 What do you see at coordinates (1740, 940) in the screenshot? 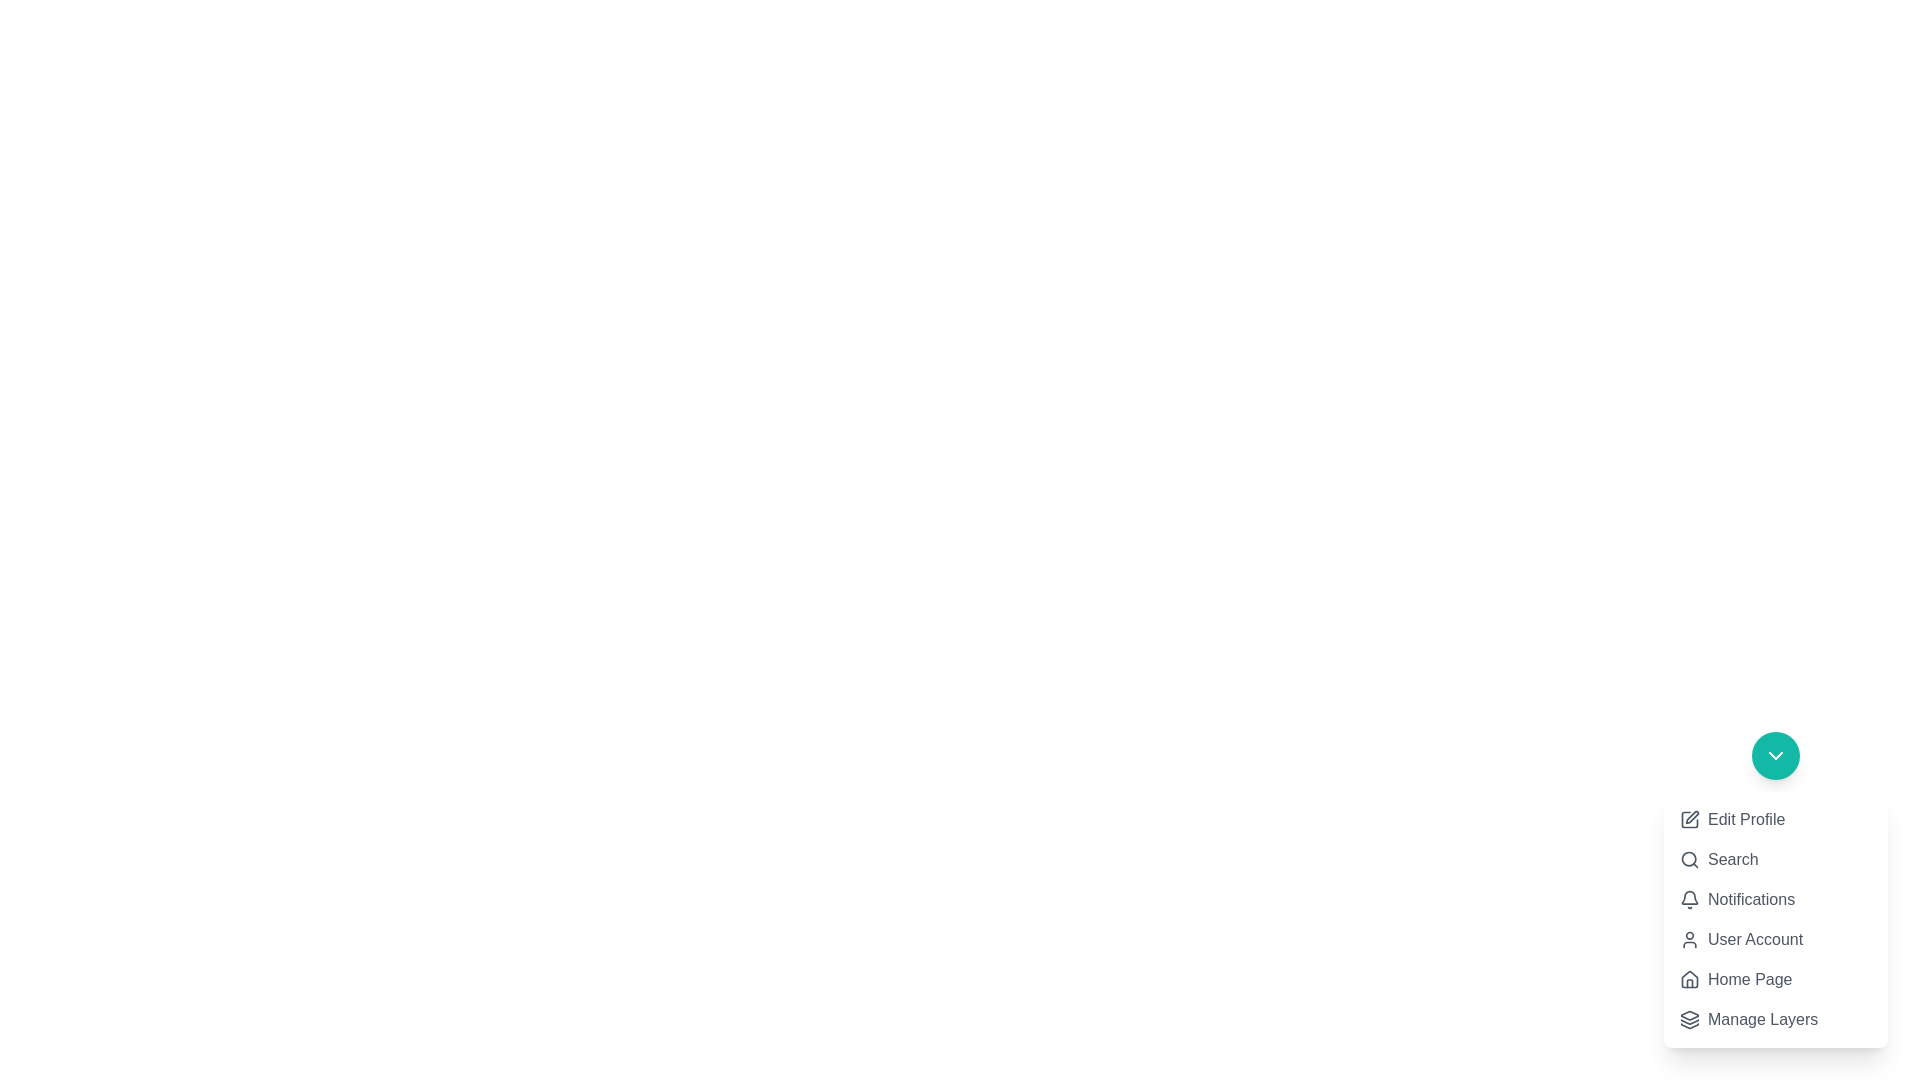
I see `the 'User Account' button in the dropdown menu` at bounding box center [1740, 940].